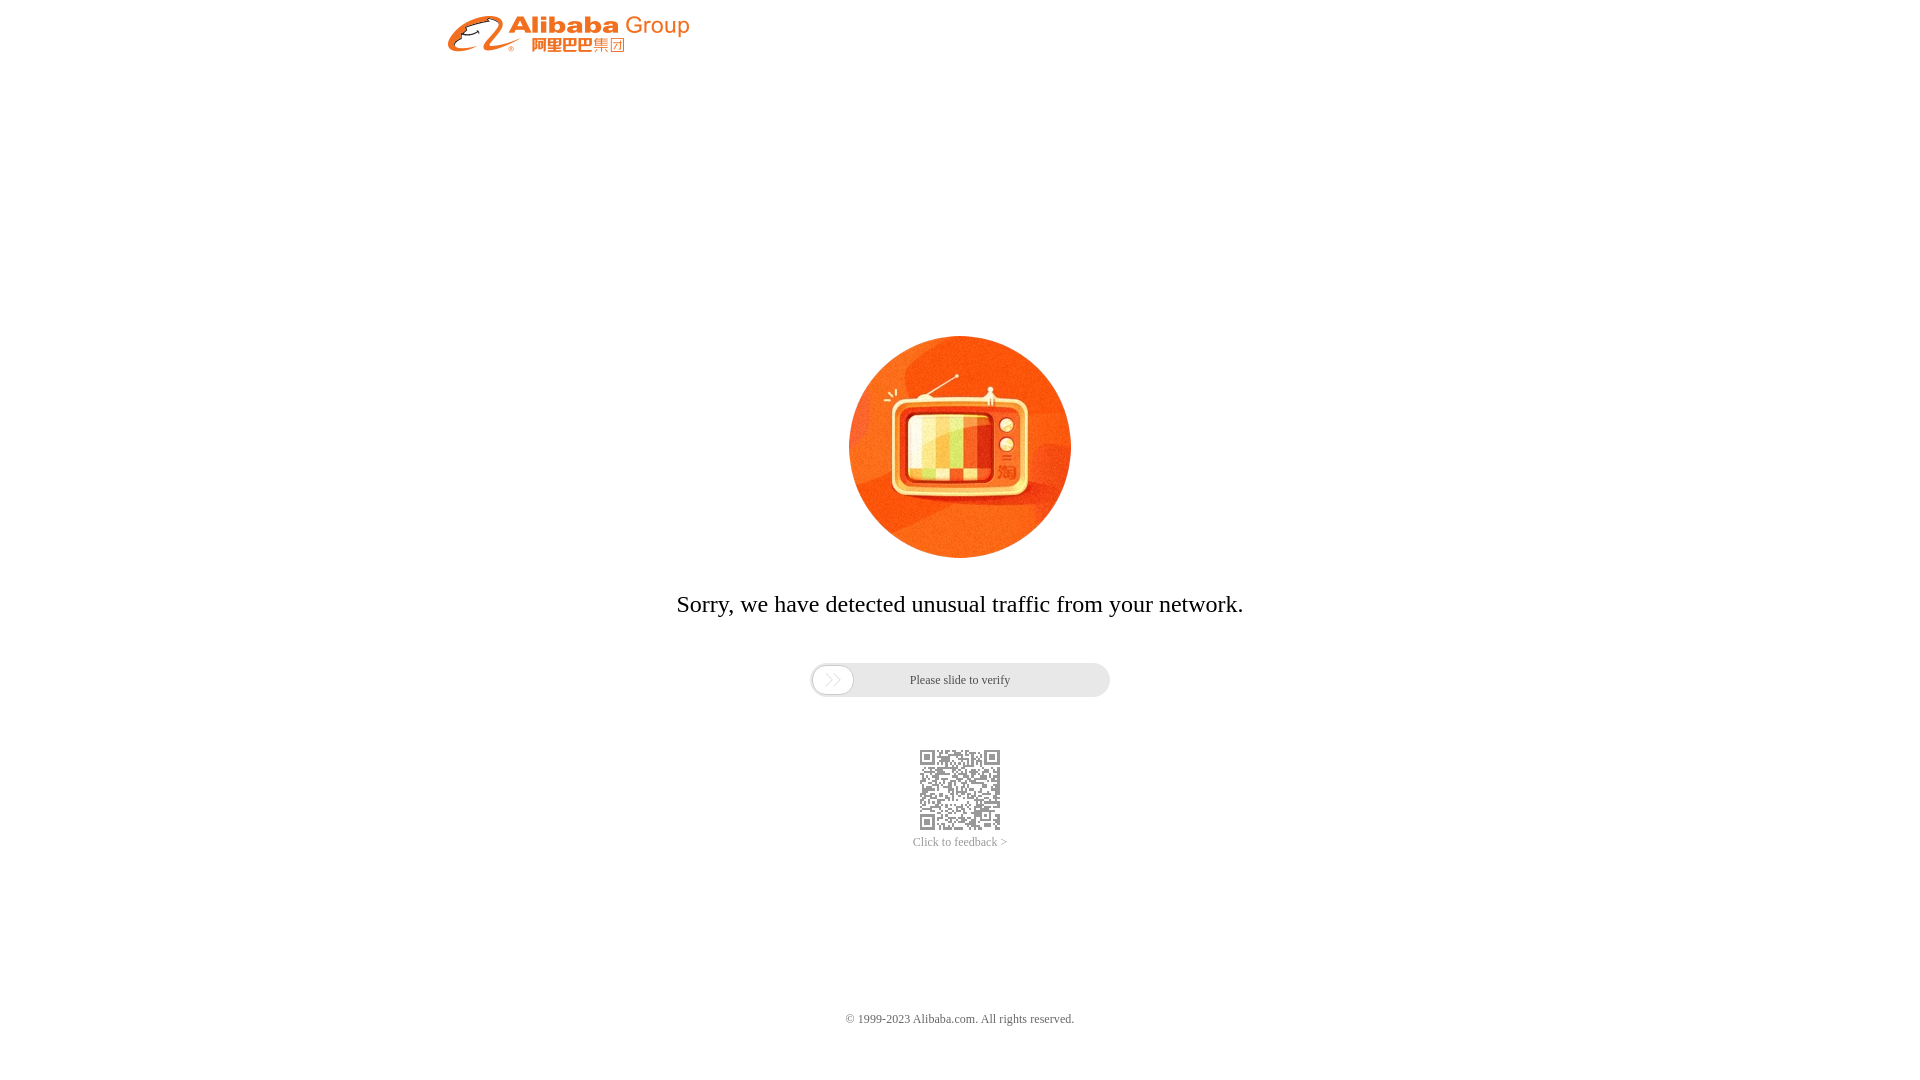  I want to click on 'Click to feedback >', so click(960, 842).